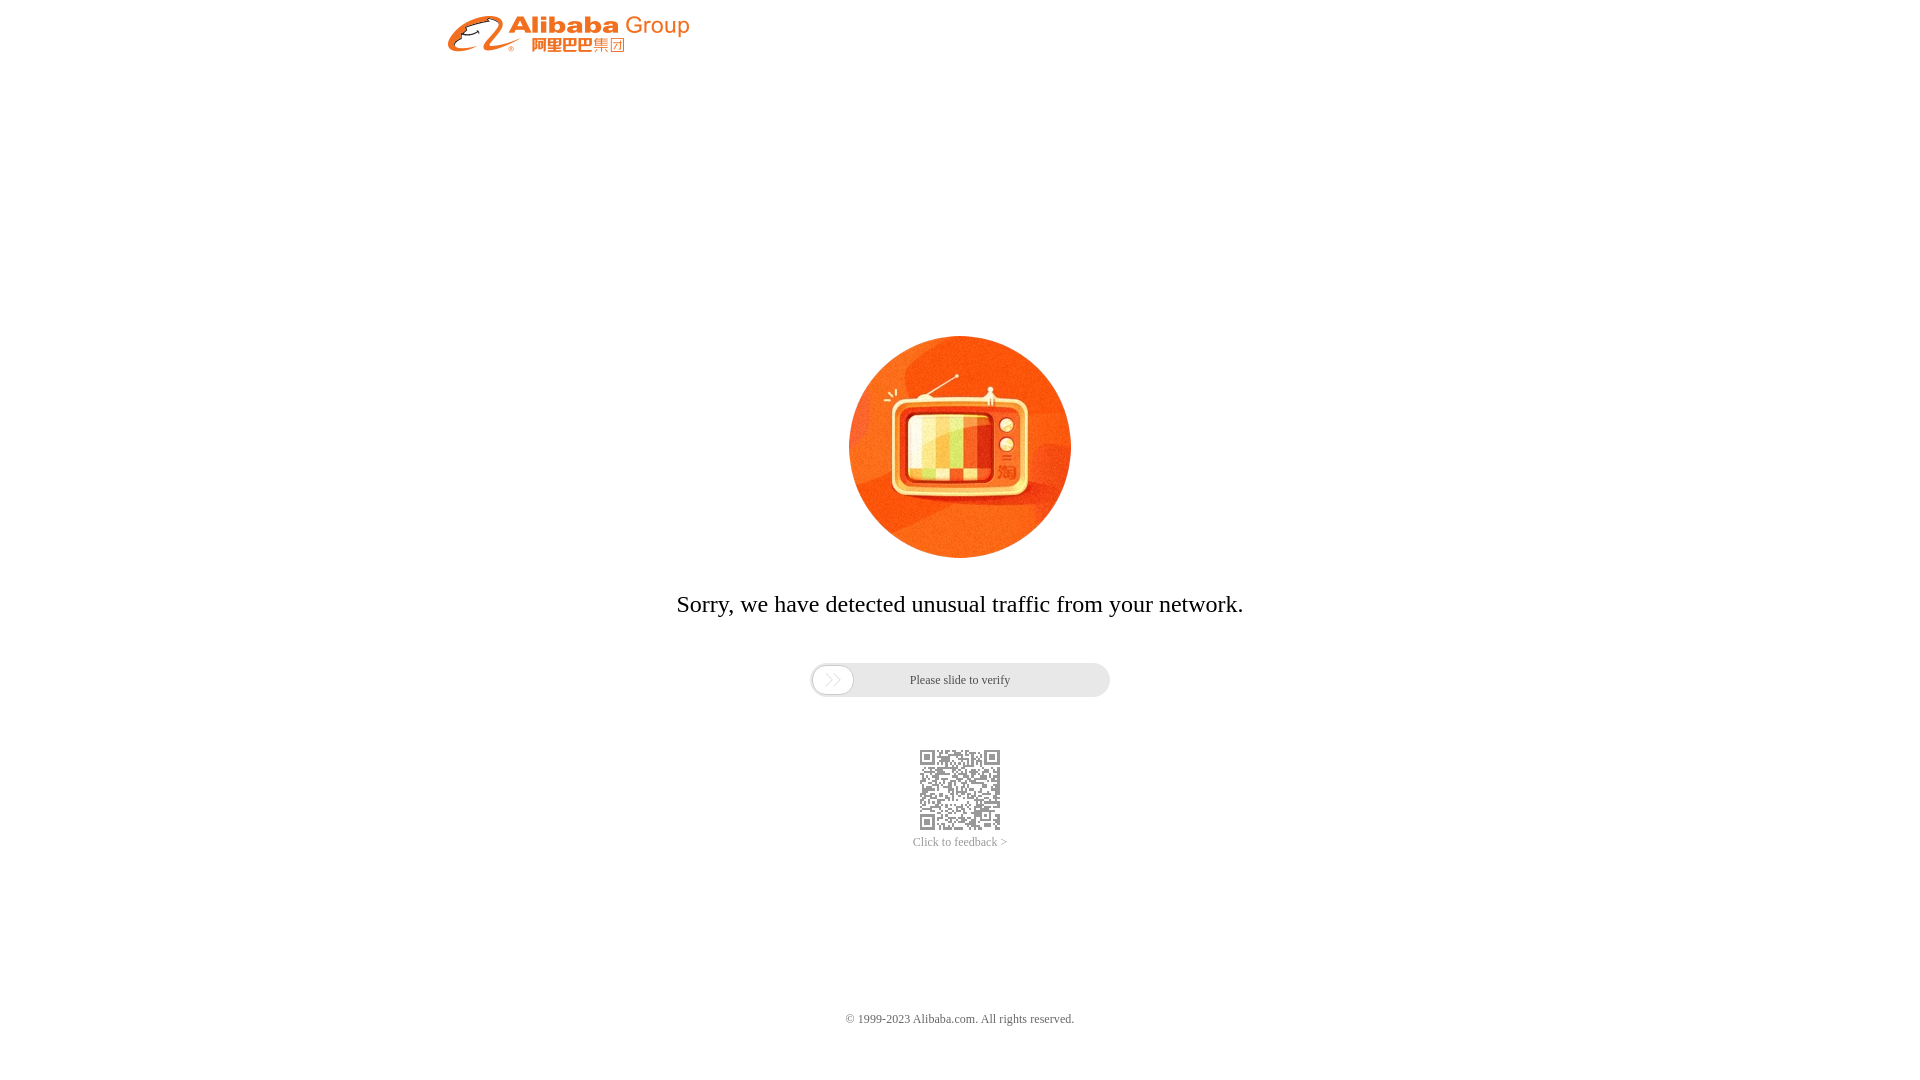  I want to click on 'Click to feedback >', so click(960, 842).